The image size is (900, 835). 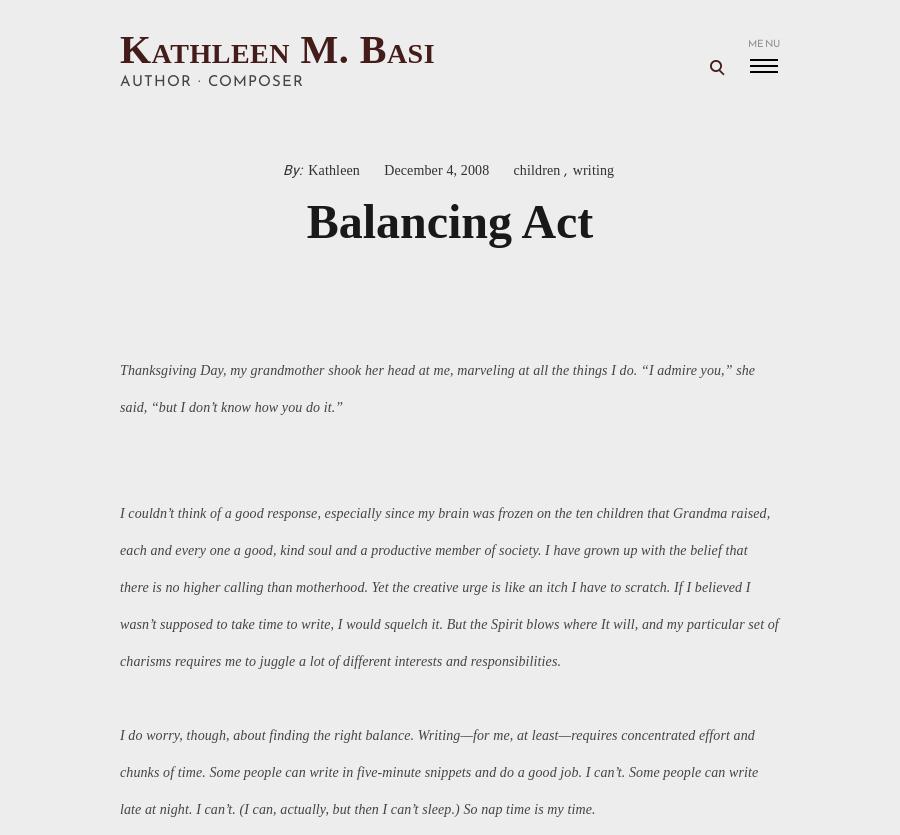 What do you see at coordinates (276, 49) in the screenshot?
I see `'Kathleen M. Basi'` at bounding box center [276, 49].